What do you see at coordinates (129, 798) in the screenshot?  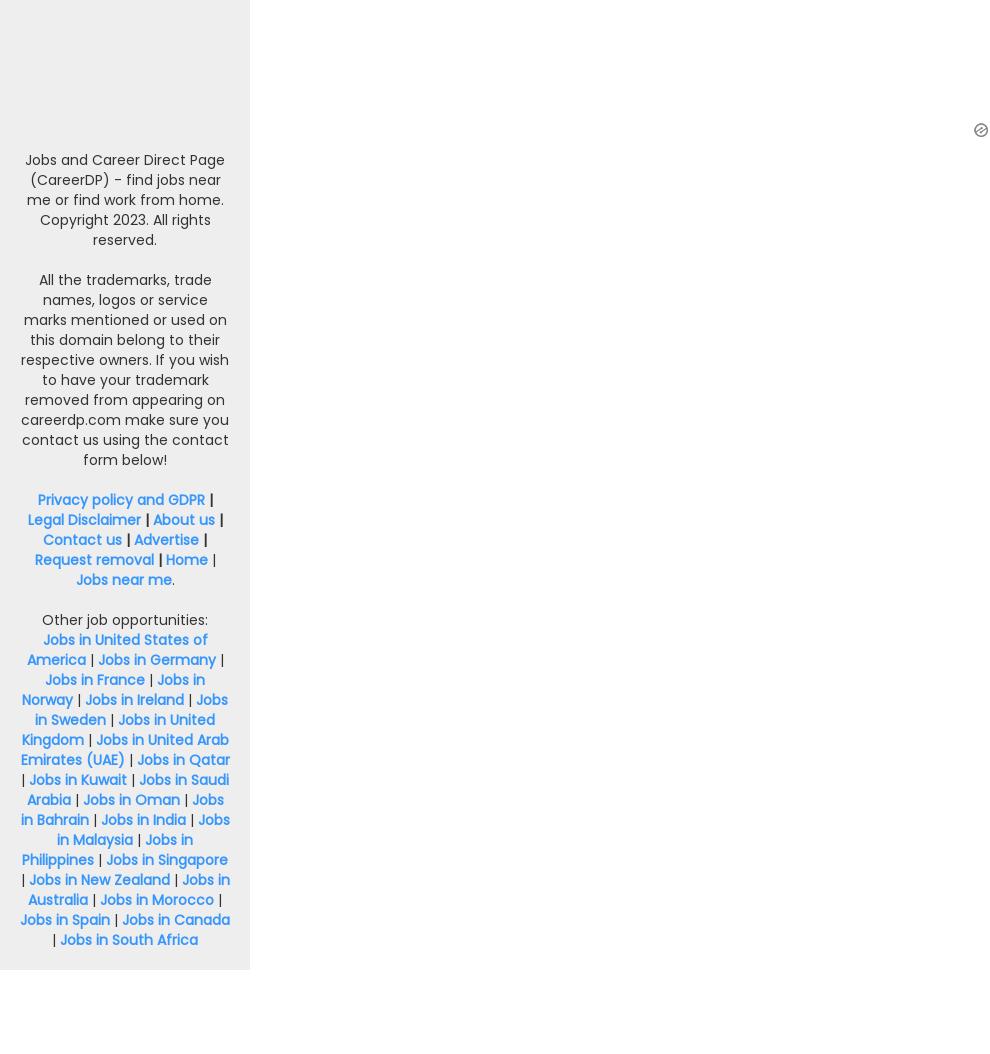 I see `'Jobs in Oman'` at bounding box center [129, 798].